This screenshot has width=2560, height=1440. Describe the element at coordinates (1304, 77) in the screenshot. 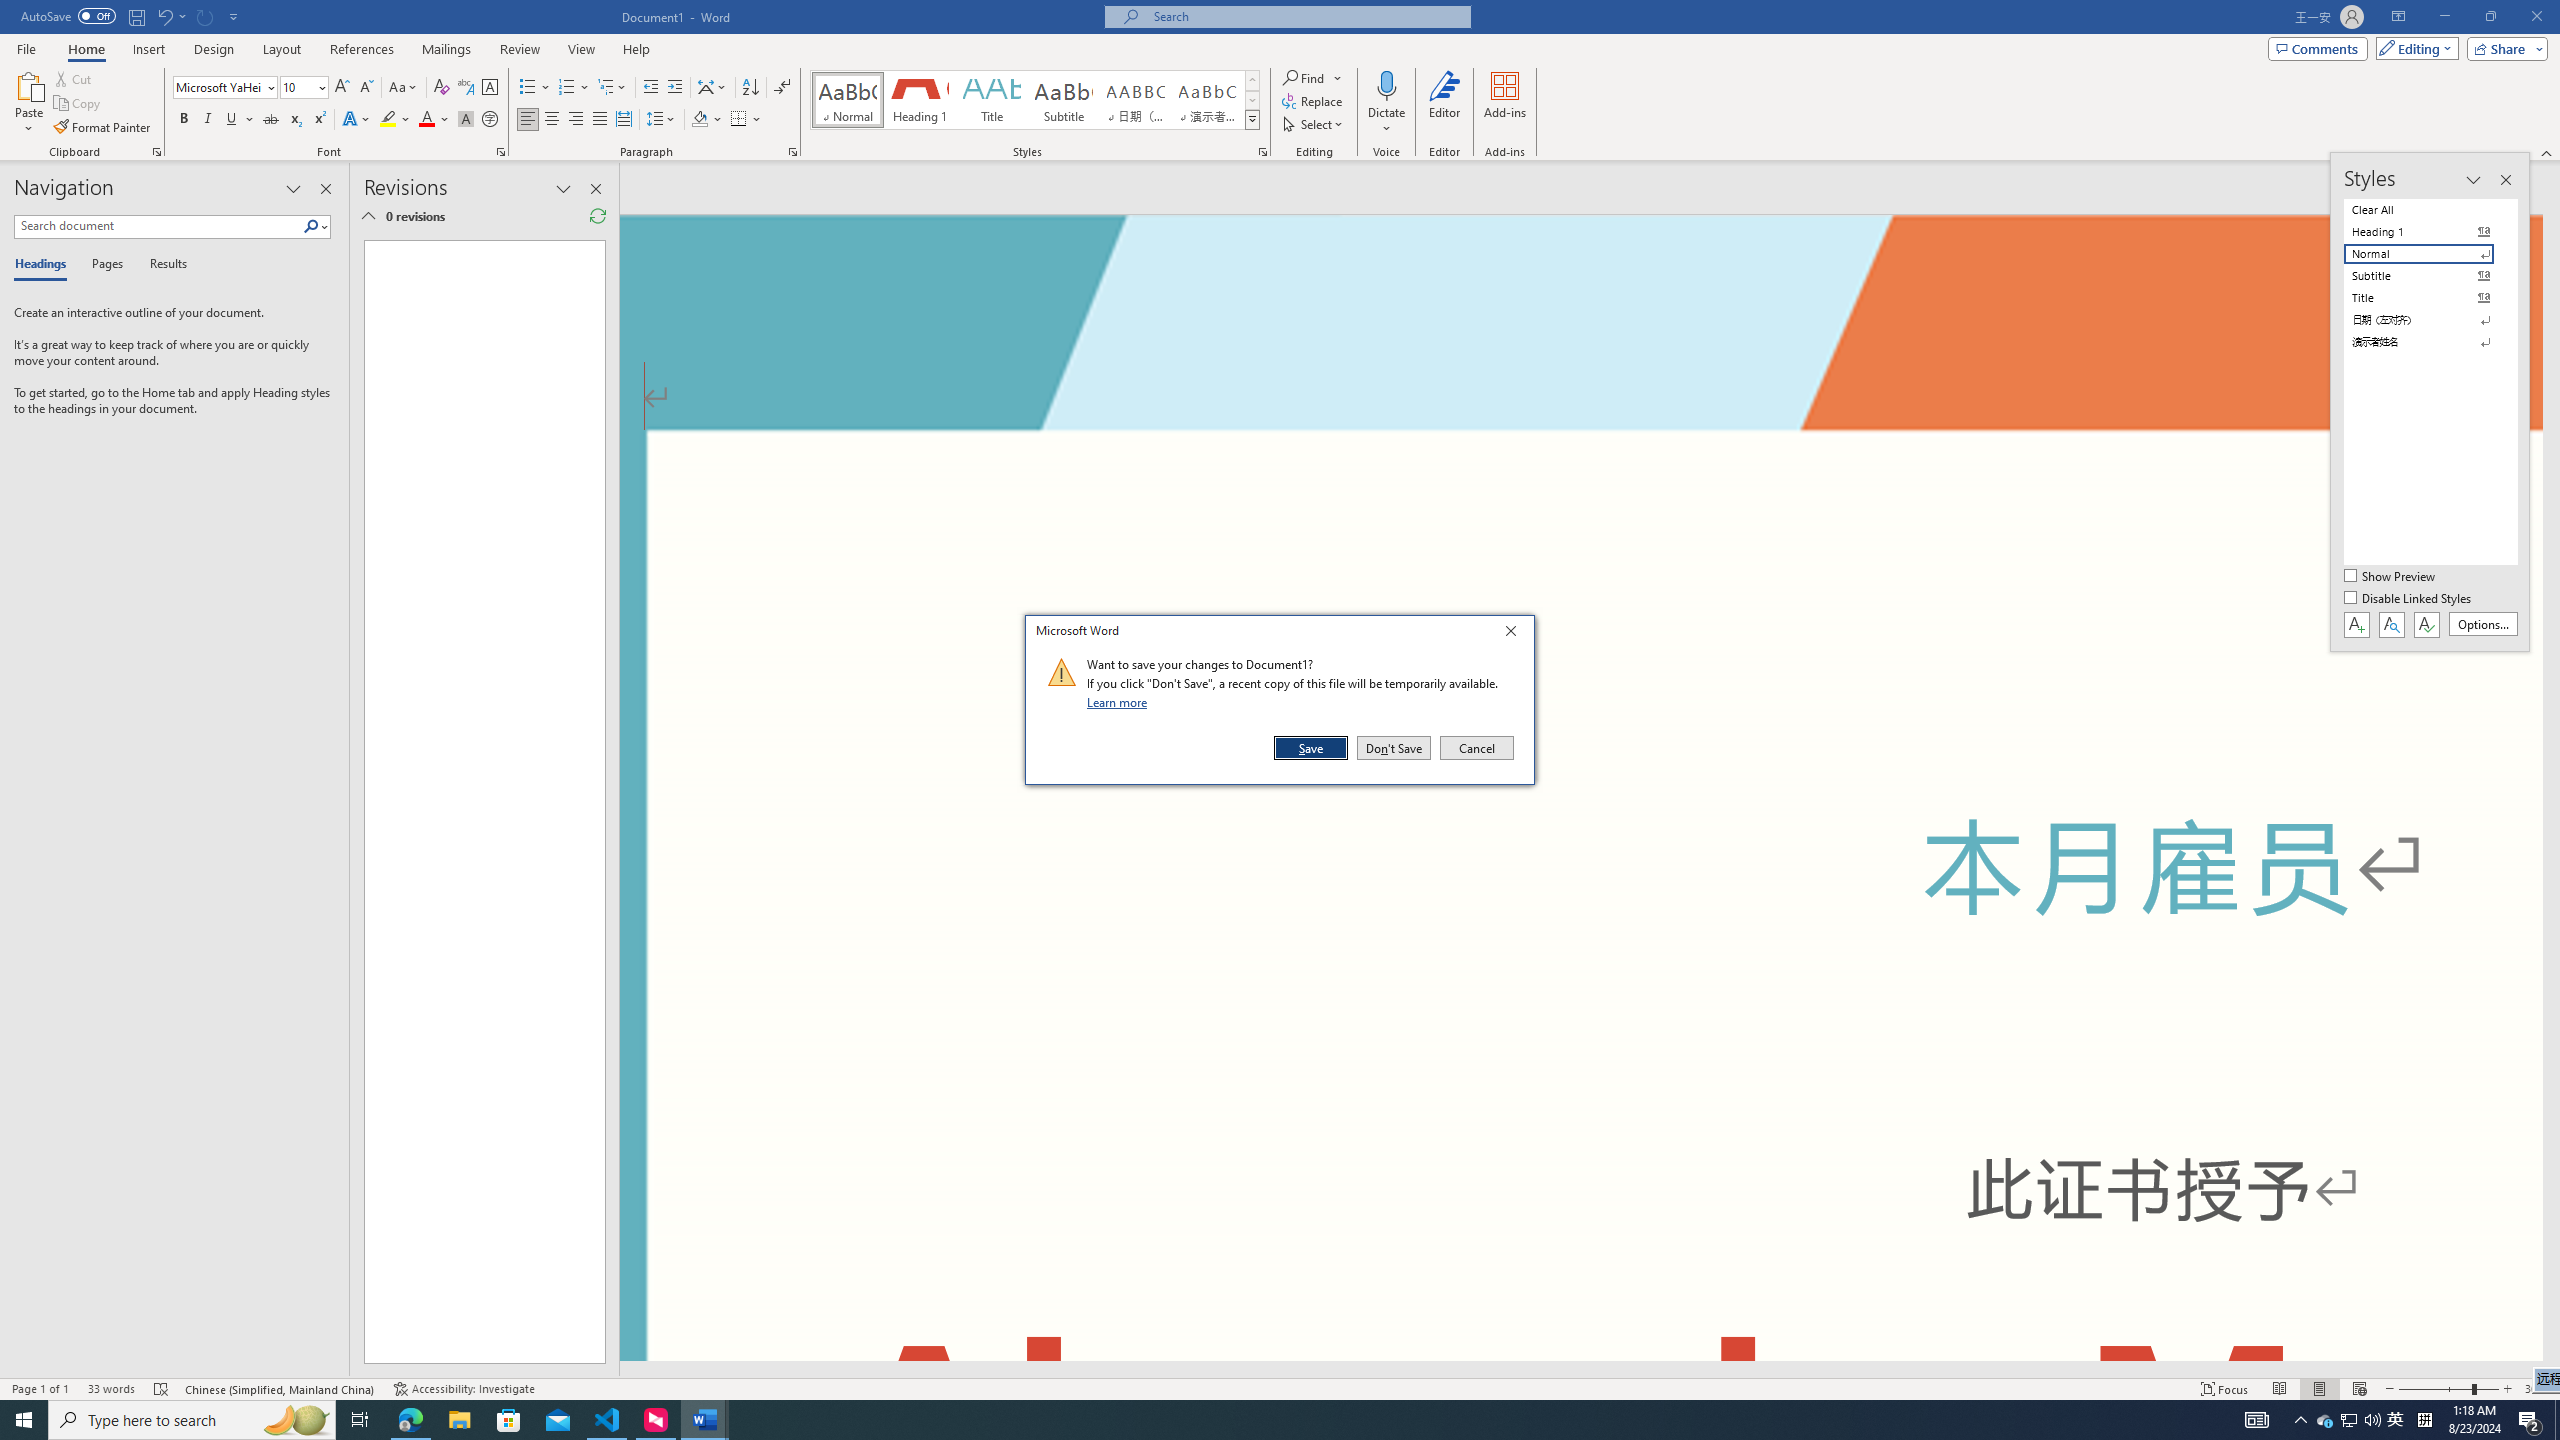

I see `'Find'` at that location.